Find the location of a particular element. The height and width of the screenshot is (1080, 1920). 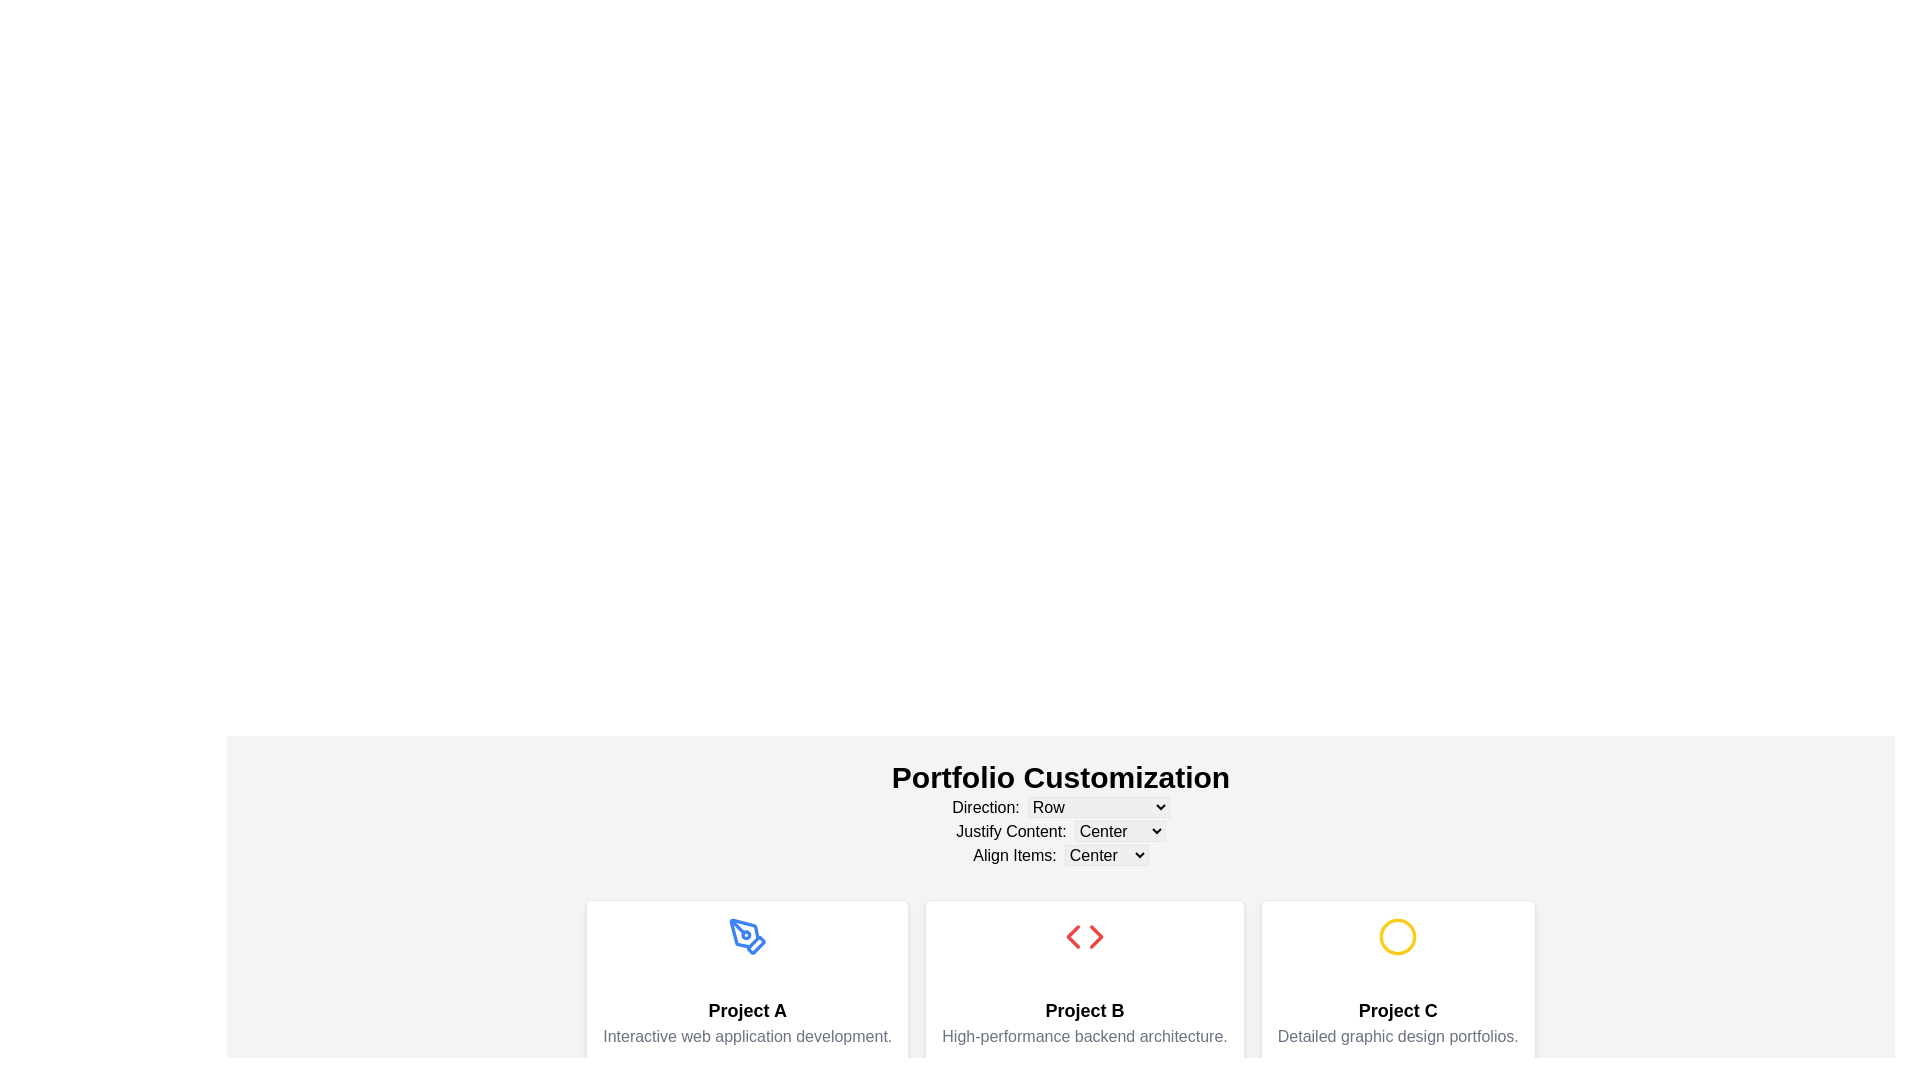

the text label displaying 'Project A', which is styled with bold typography and serves as a heading in the project cards interface is located at coordinates (746, 1010).